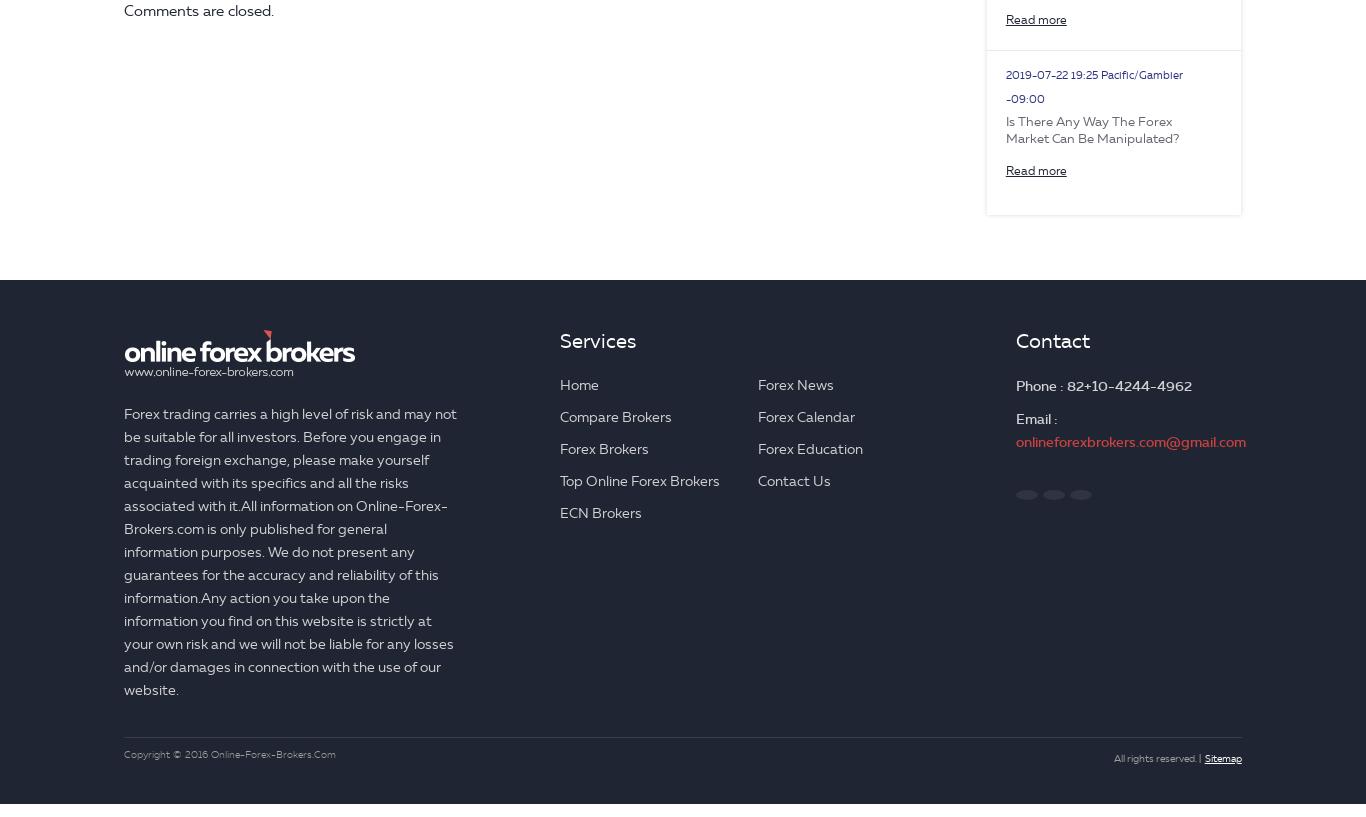 The image size is (1366, 817). I want to click on 'Comments are closed.', so click(198, 10).